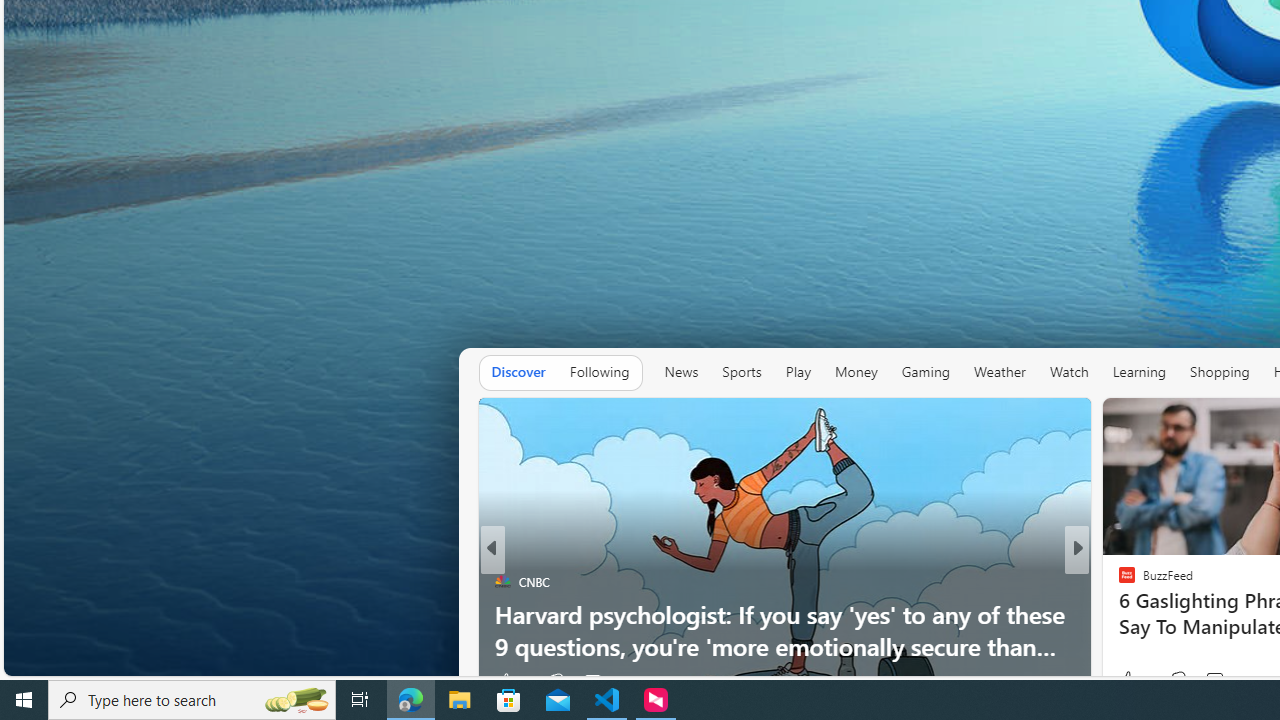  I want to click on 'Play', so click(797, 372).